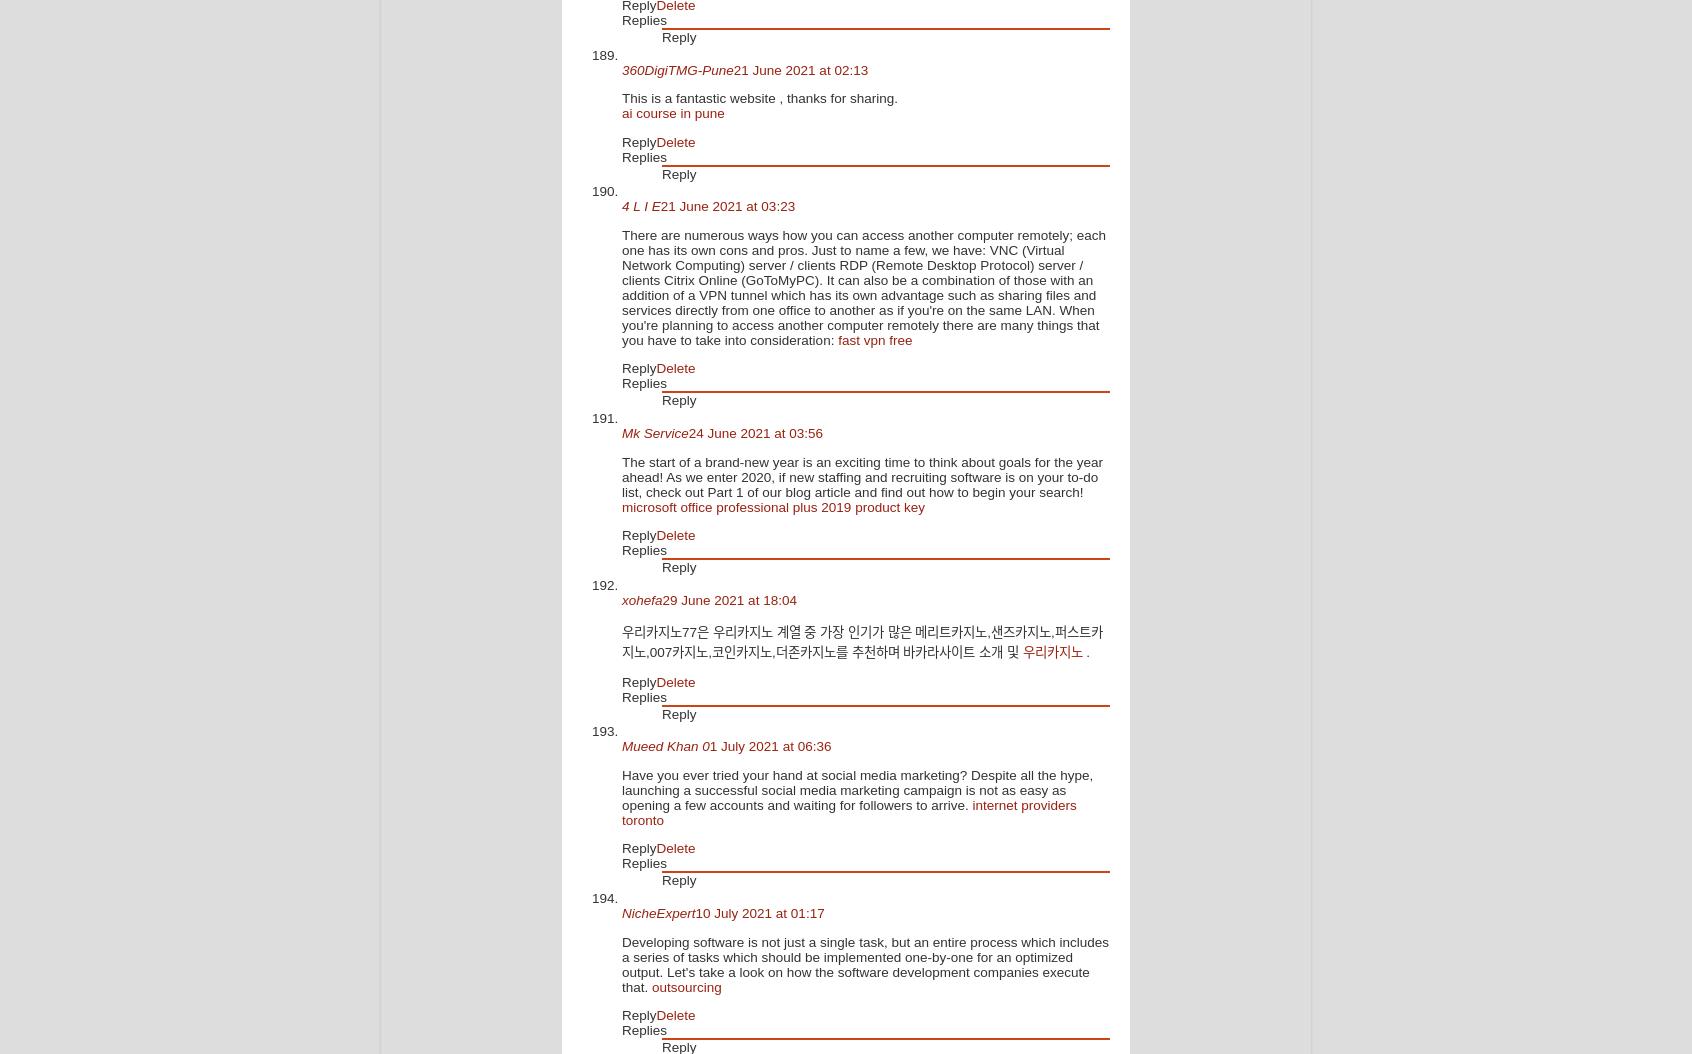 This screenshot has width=1692, height=1054. Describe the element at coordinates (861, 642) in the screenshot. I see `'우리카지노77은 우리카지노 계열 중 가장 인기가 많은 메리트카지노,샌즈카지노,​퍼스트카지노,007카지노,코인카지노,더존카지노를 추천하며 바카라사이트 소개 및'` at that location.